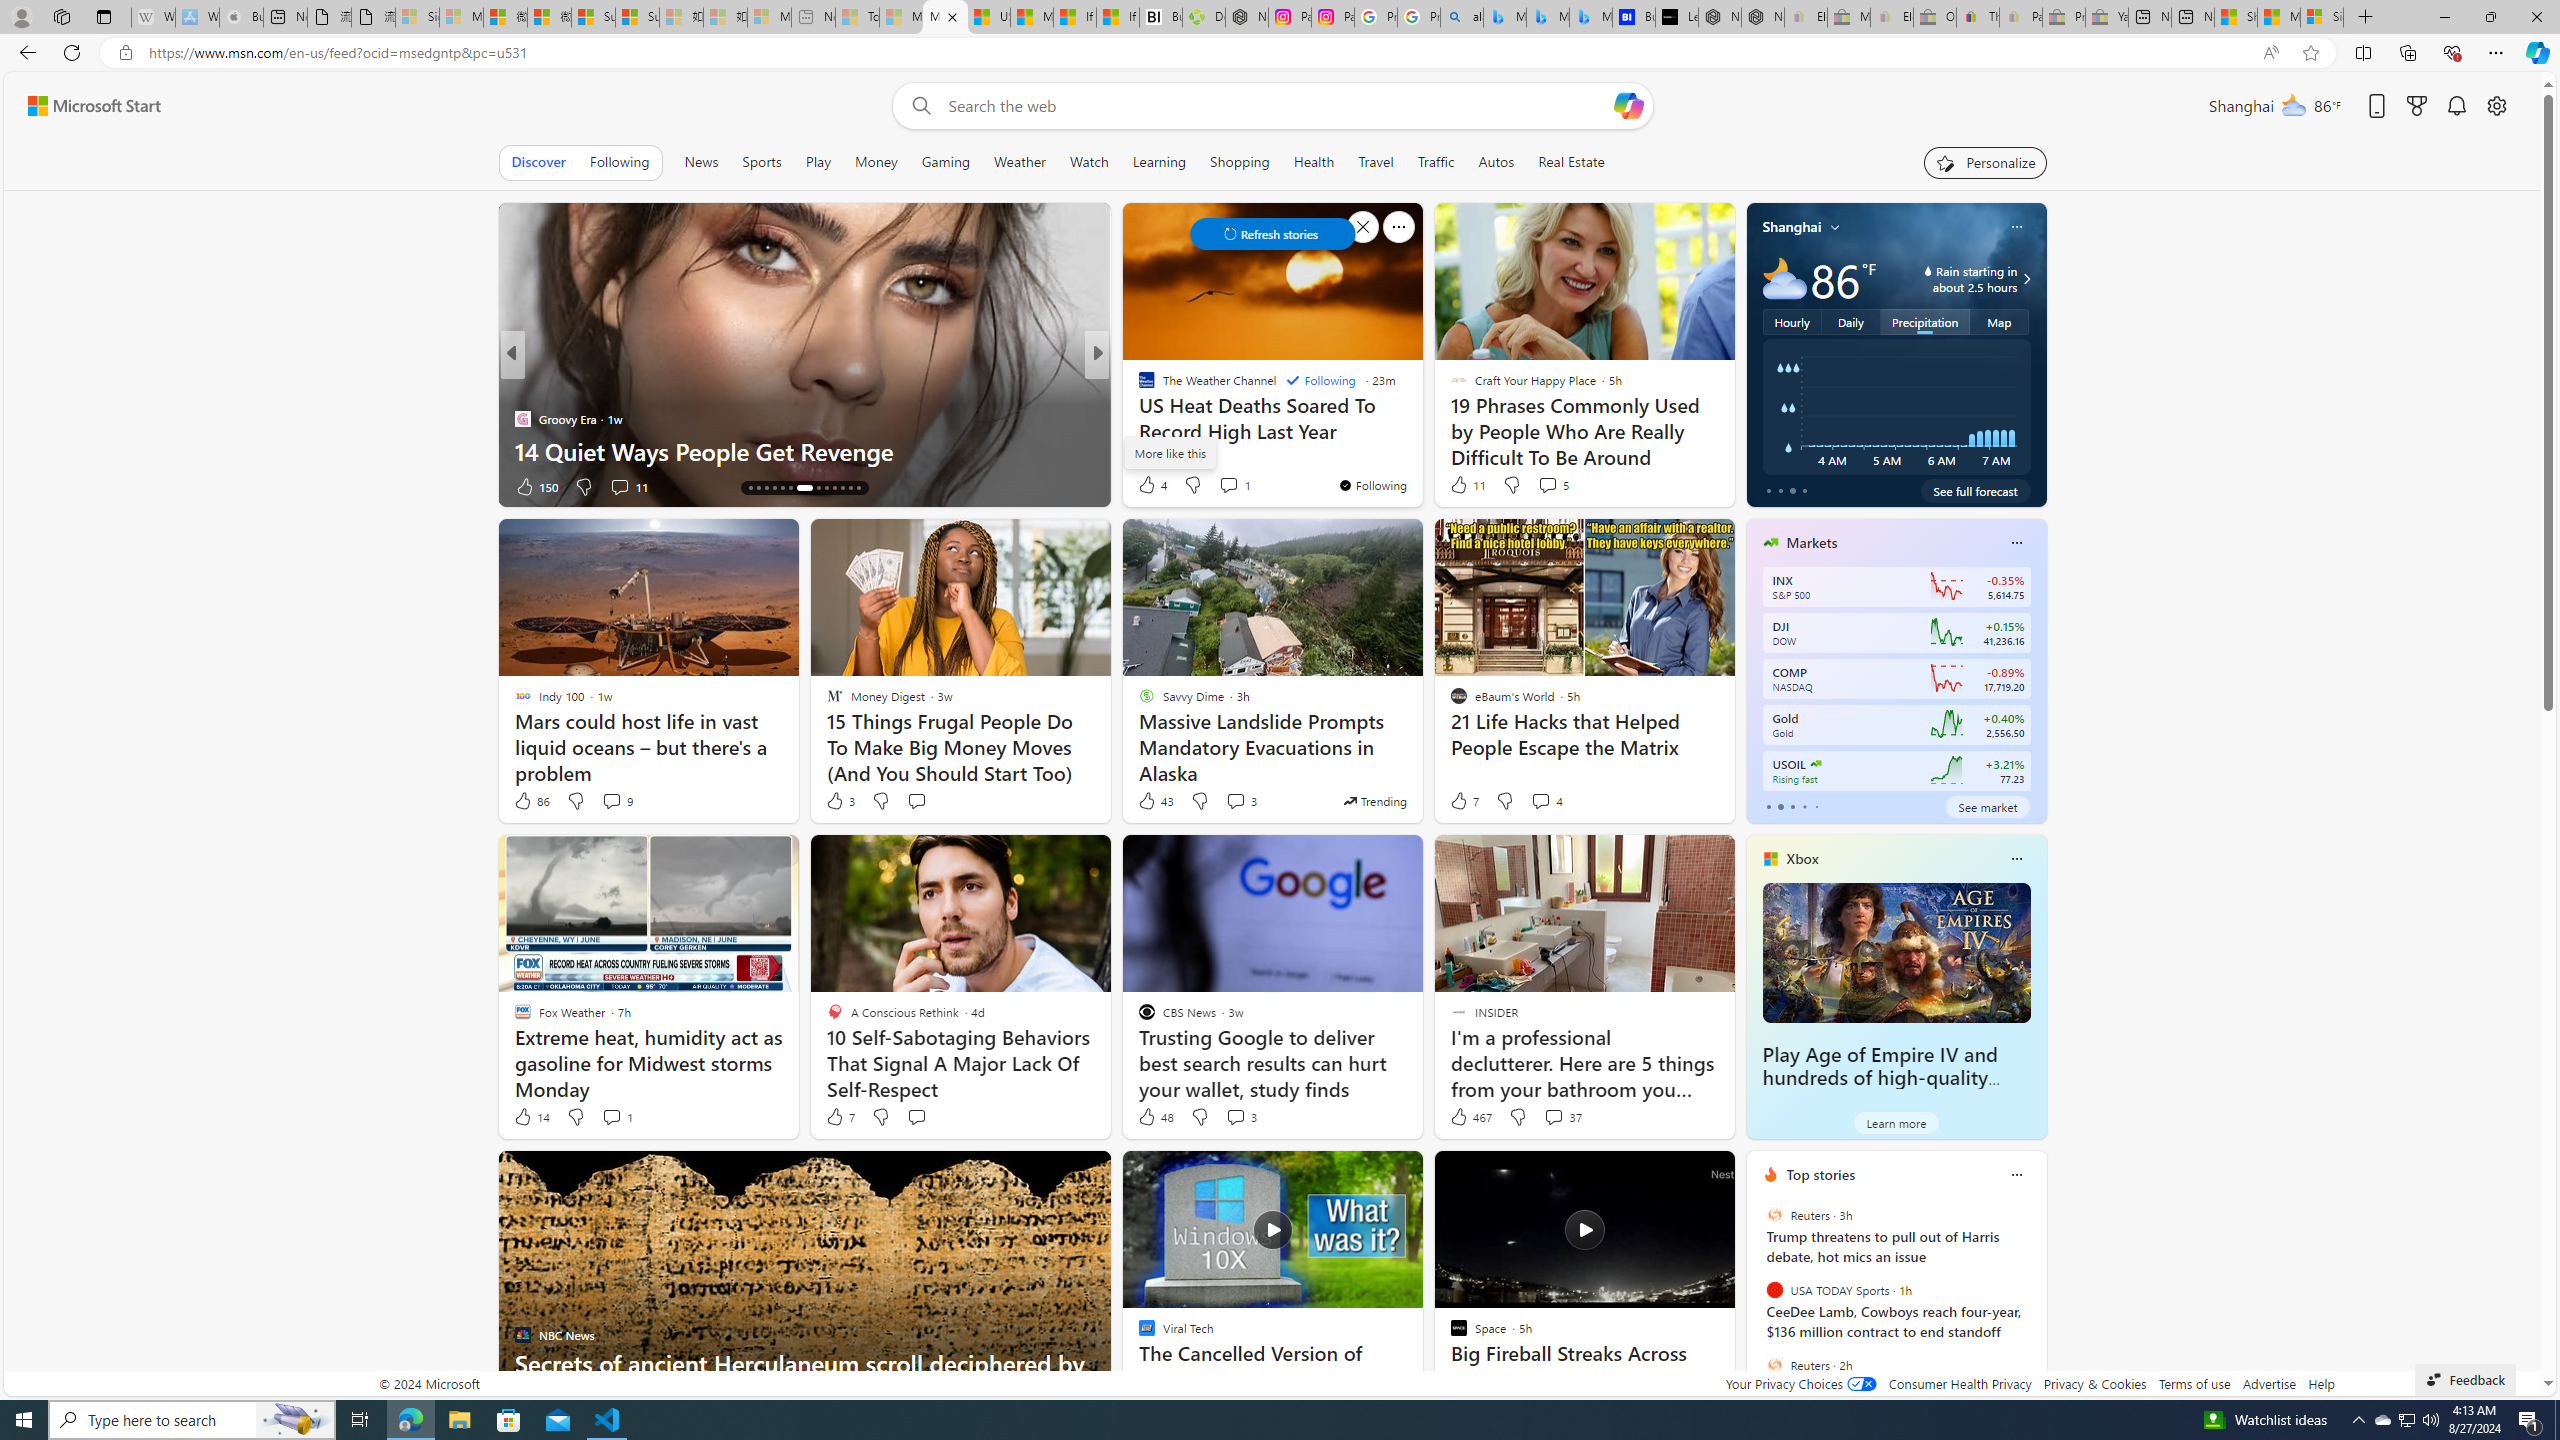 This screenshot has width=2560, height=1440. What do you see at coordinates (1546, 800) in the screenshot?
I see `'View comments 4 Comment'` at bounding box center [1546, 800].